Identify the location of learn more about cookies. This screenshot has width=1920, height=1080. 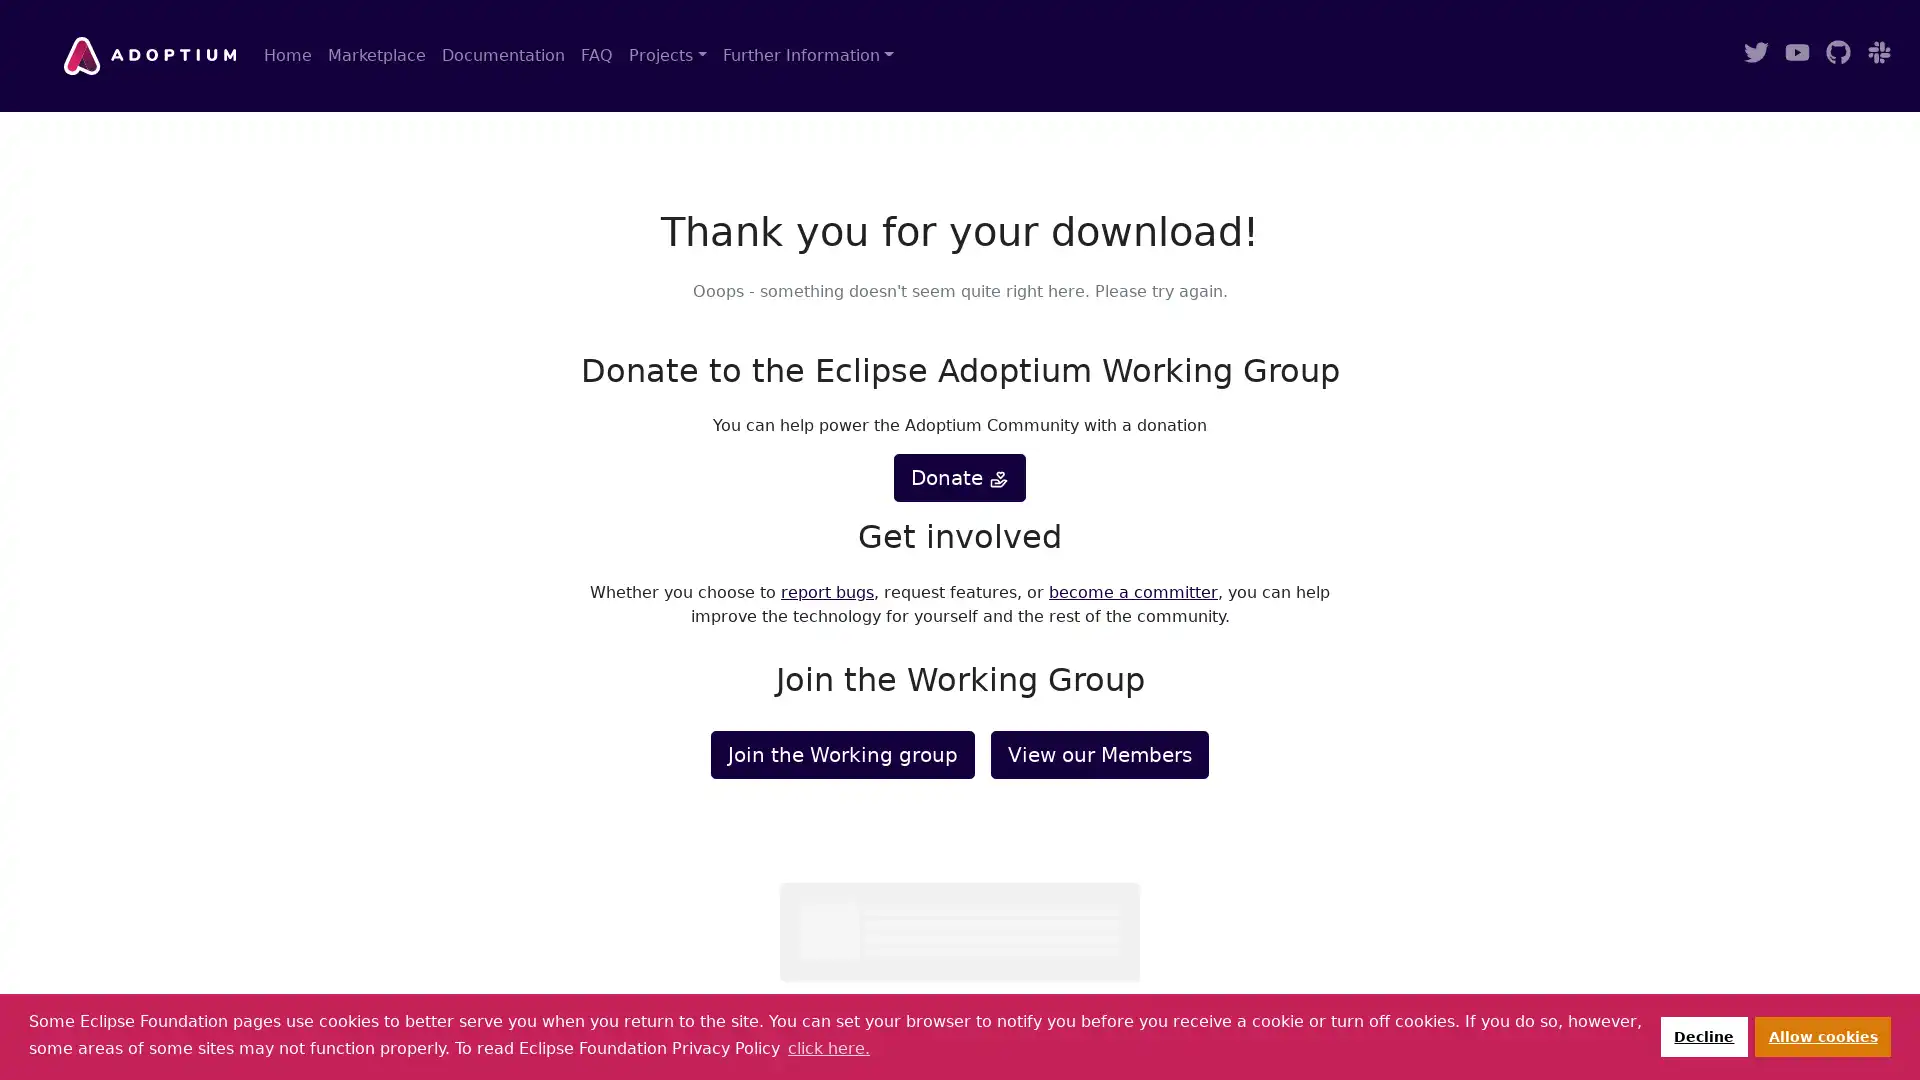
(828, 1047).